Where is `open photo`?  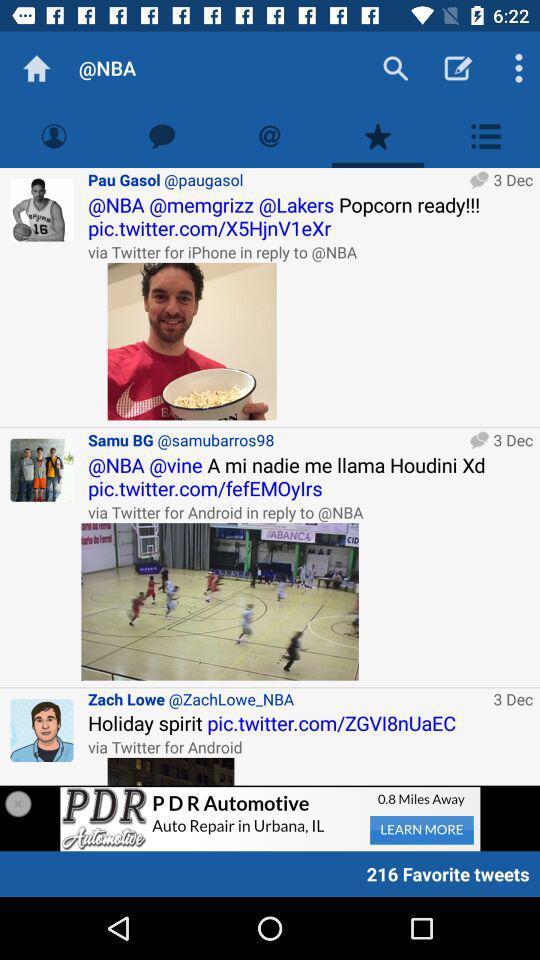 open photo is located at coordinates (219, 600).